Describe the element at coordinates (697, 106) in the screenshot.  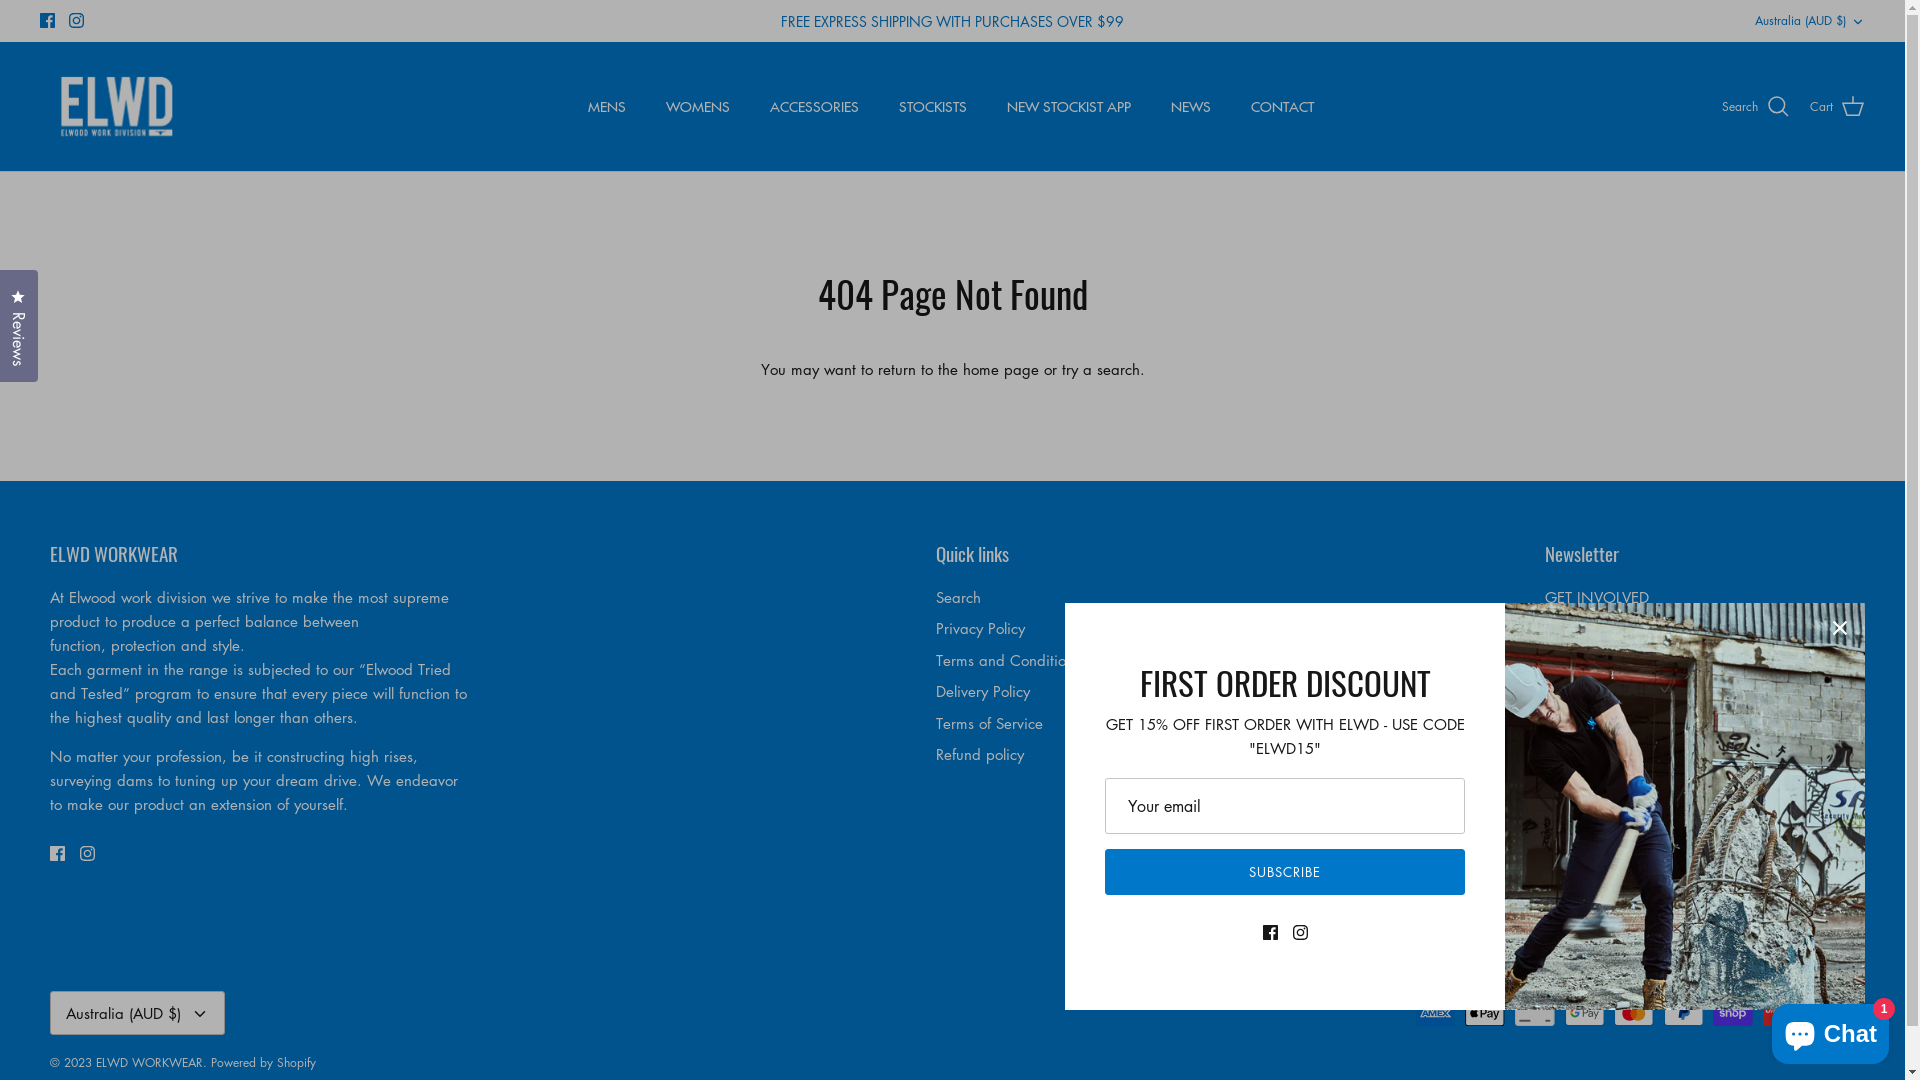
I see `'WOMENS'` at that location.